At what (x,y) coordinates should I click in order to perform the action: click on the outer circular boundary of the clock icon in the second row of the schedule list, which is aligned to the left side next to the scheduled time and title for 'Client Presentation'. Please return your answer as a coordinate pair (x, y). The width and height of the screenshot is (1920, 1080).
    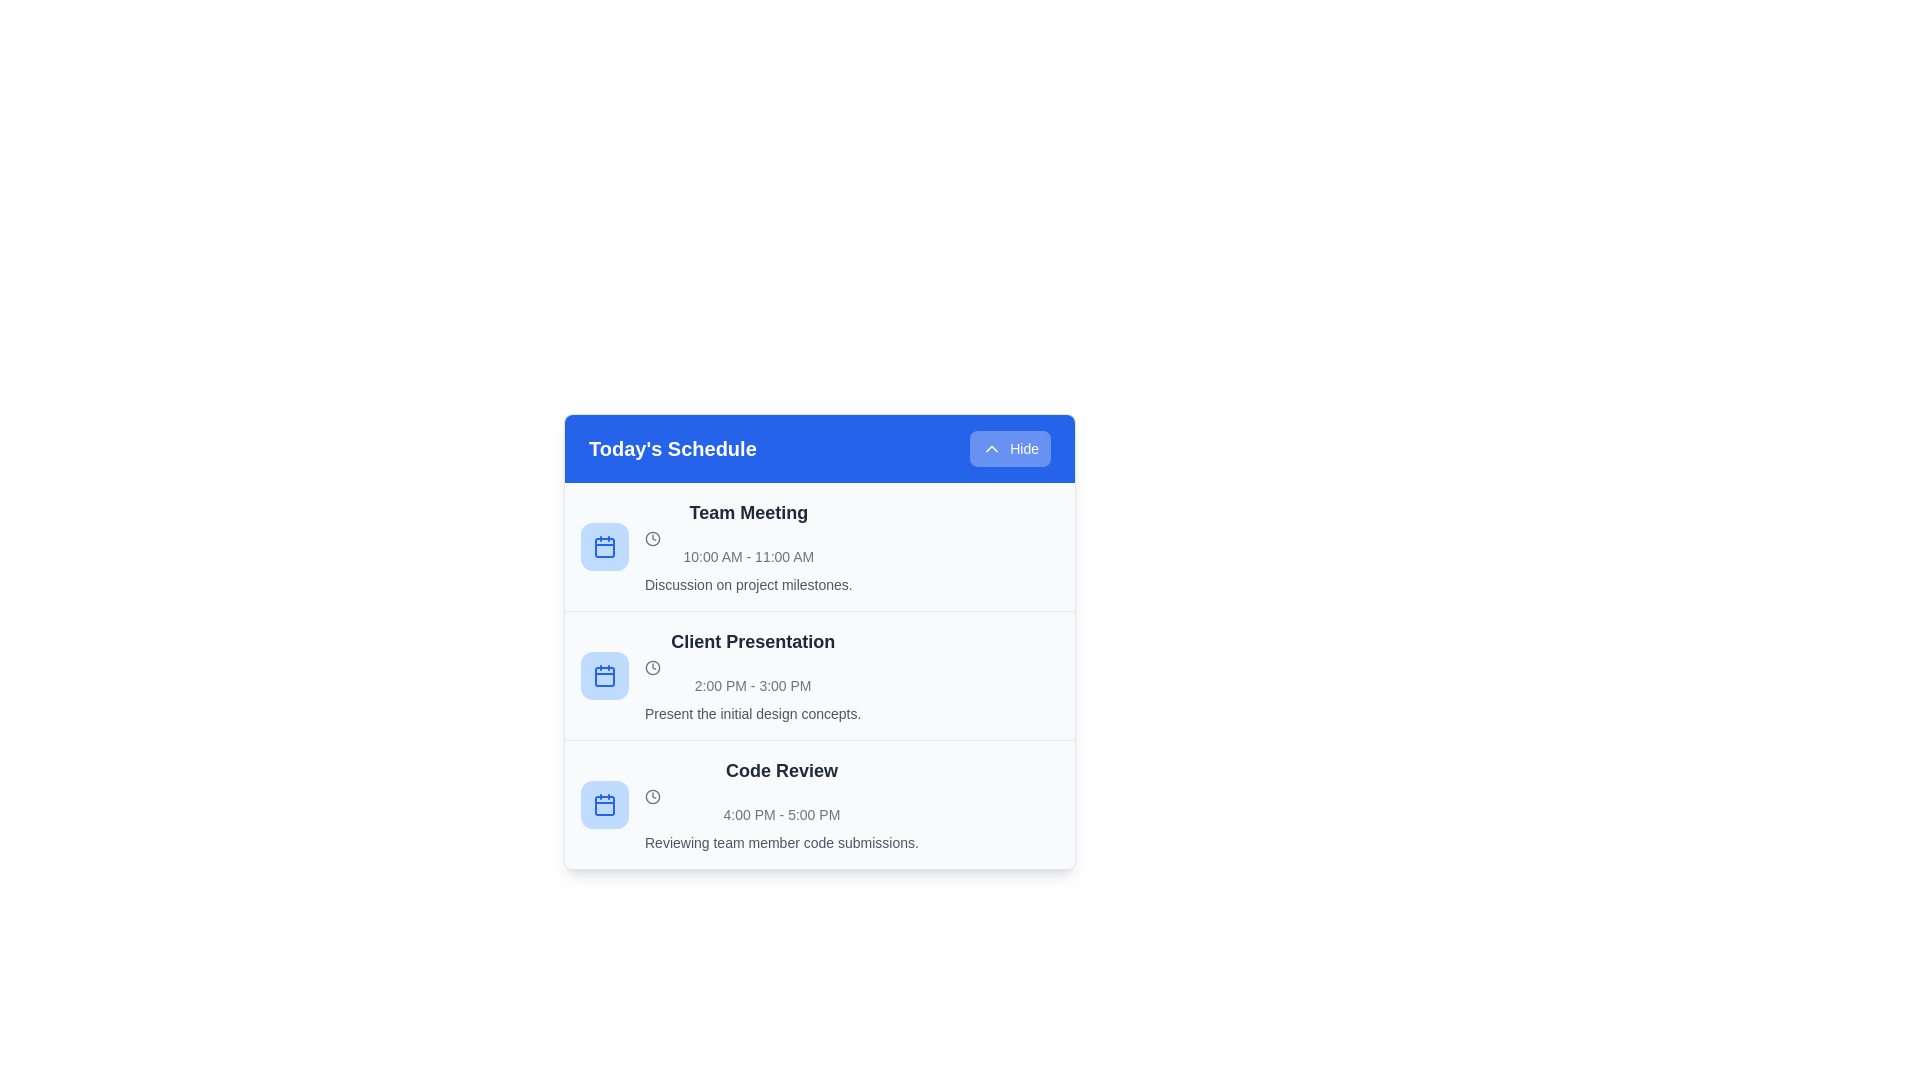
    Looking at the image, I should click on (652, 667).